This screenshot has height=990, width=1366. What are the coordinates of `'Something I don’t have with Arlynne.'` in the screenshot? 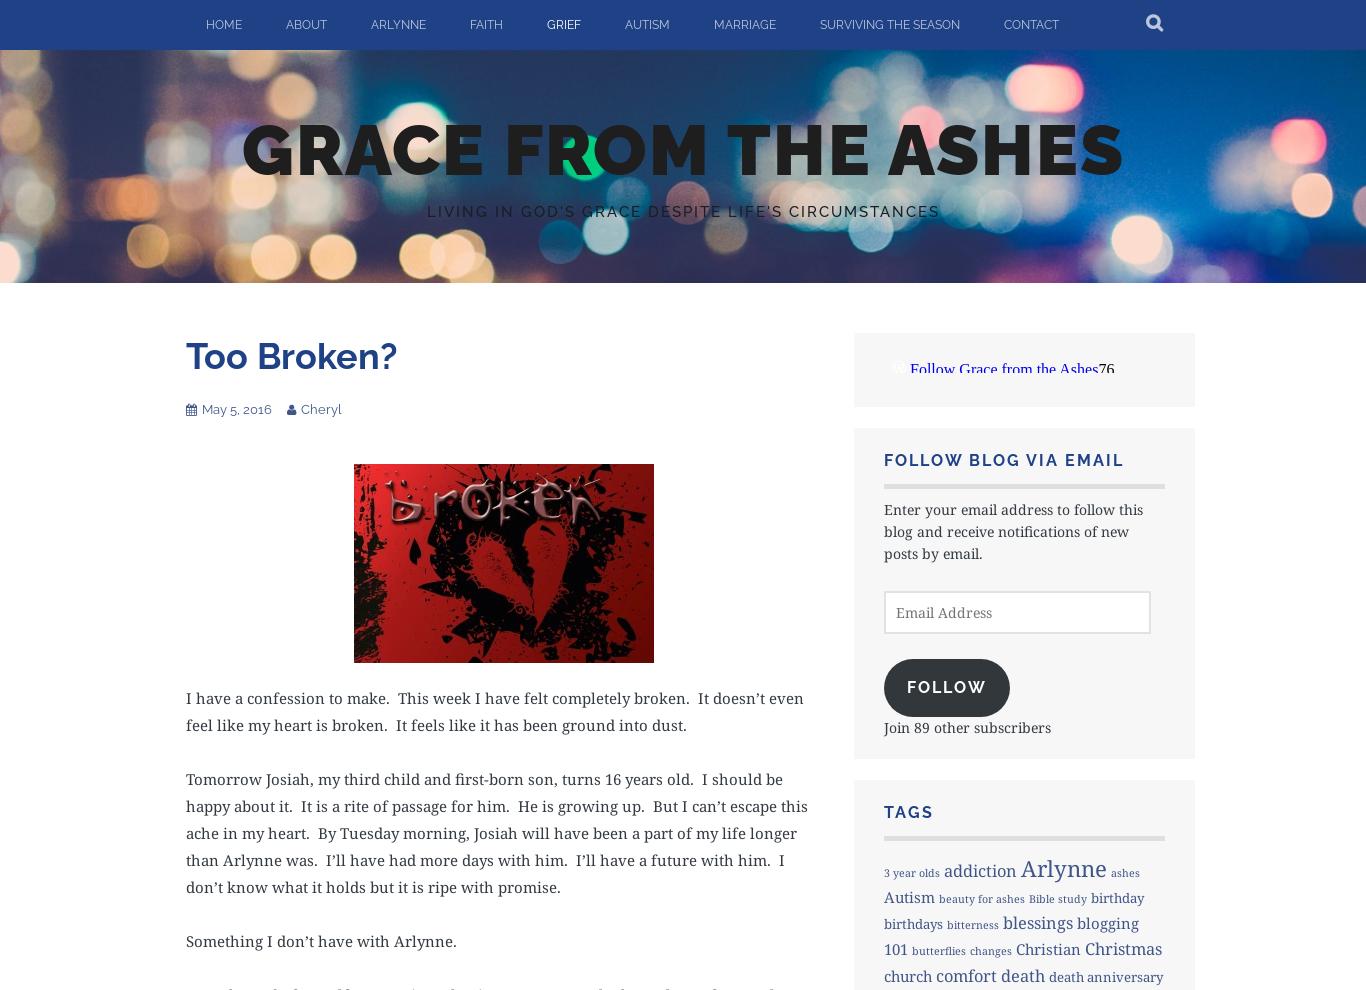 It's located at (321, 939).